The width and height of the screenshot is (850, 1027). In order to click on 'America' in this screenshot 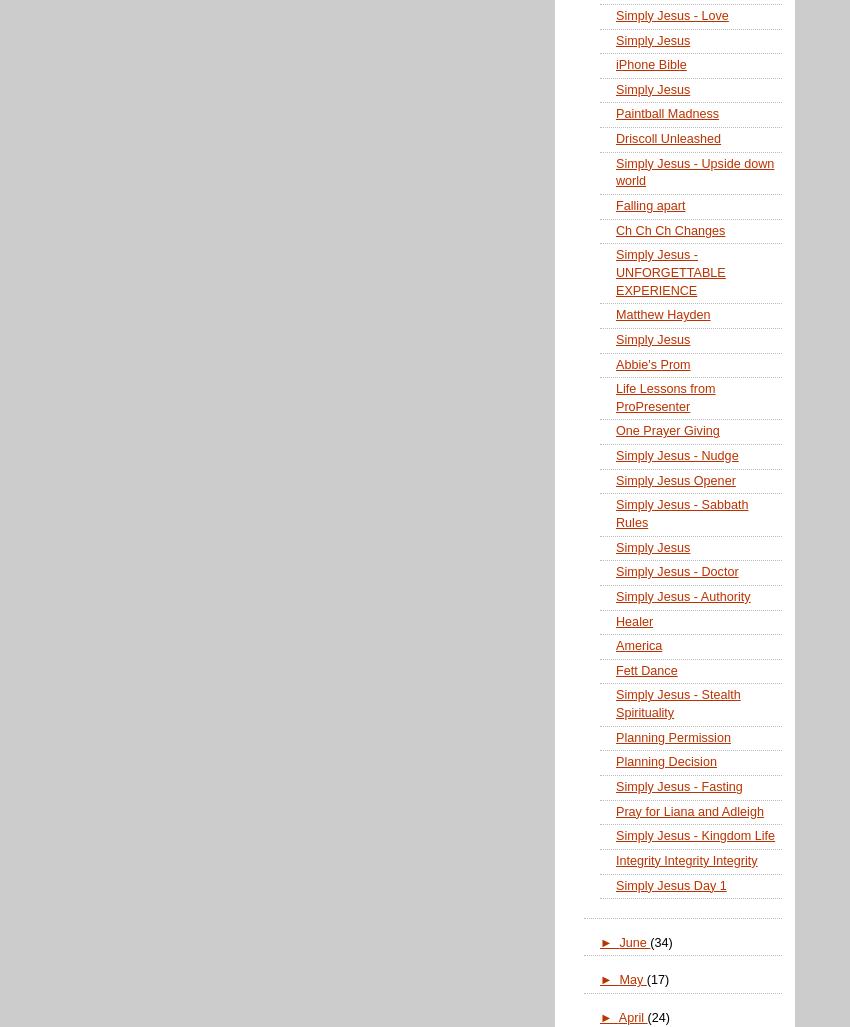, I will do `click(614, 644)`.